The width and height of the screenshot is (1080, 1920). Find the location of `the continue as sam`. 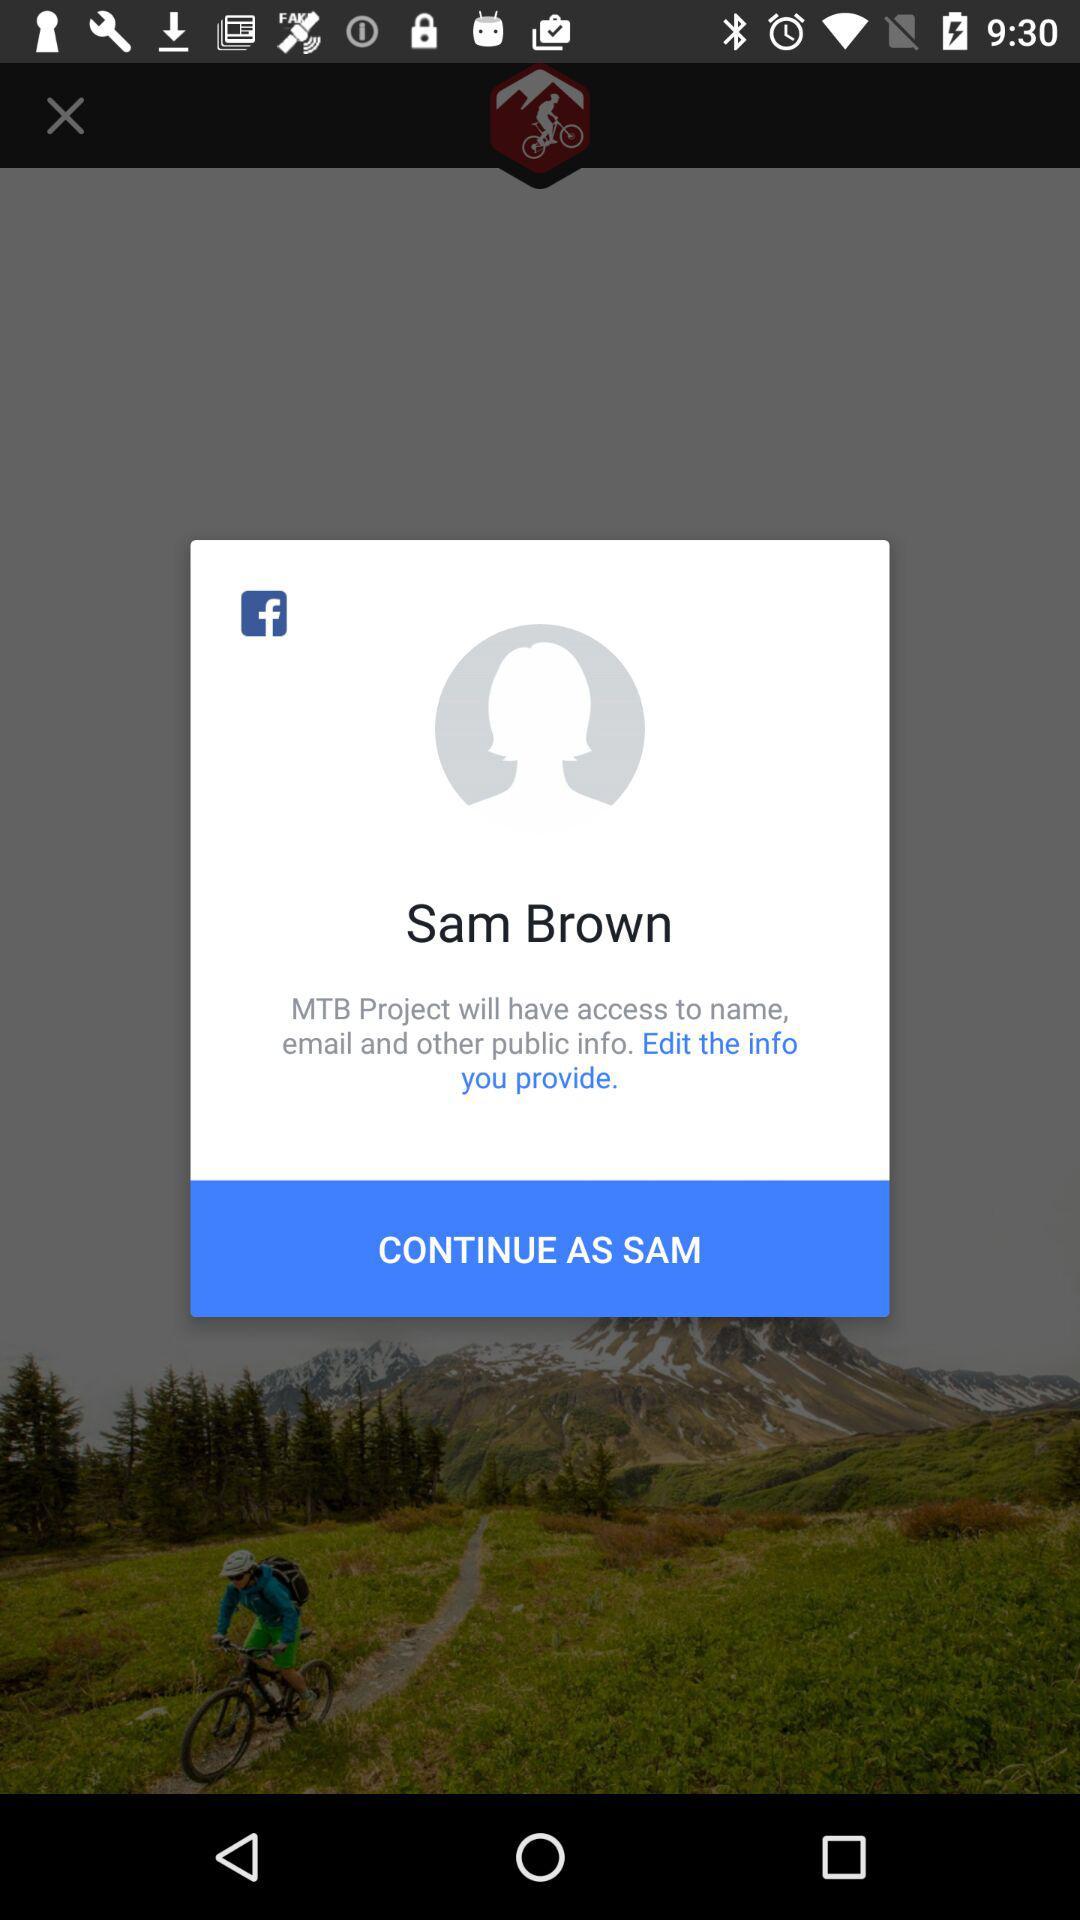

the continue as sam is located at coordinates (540, 1247).